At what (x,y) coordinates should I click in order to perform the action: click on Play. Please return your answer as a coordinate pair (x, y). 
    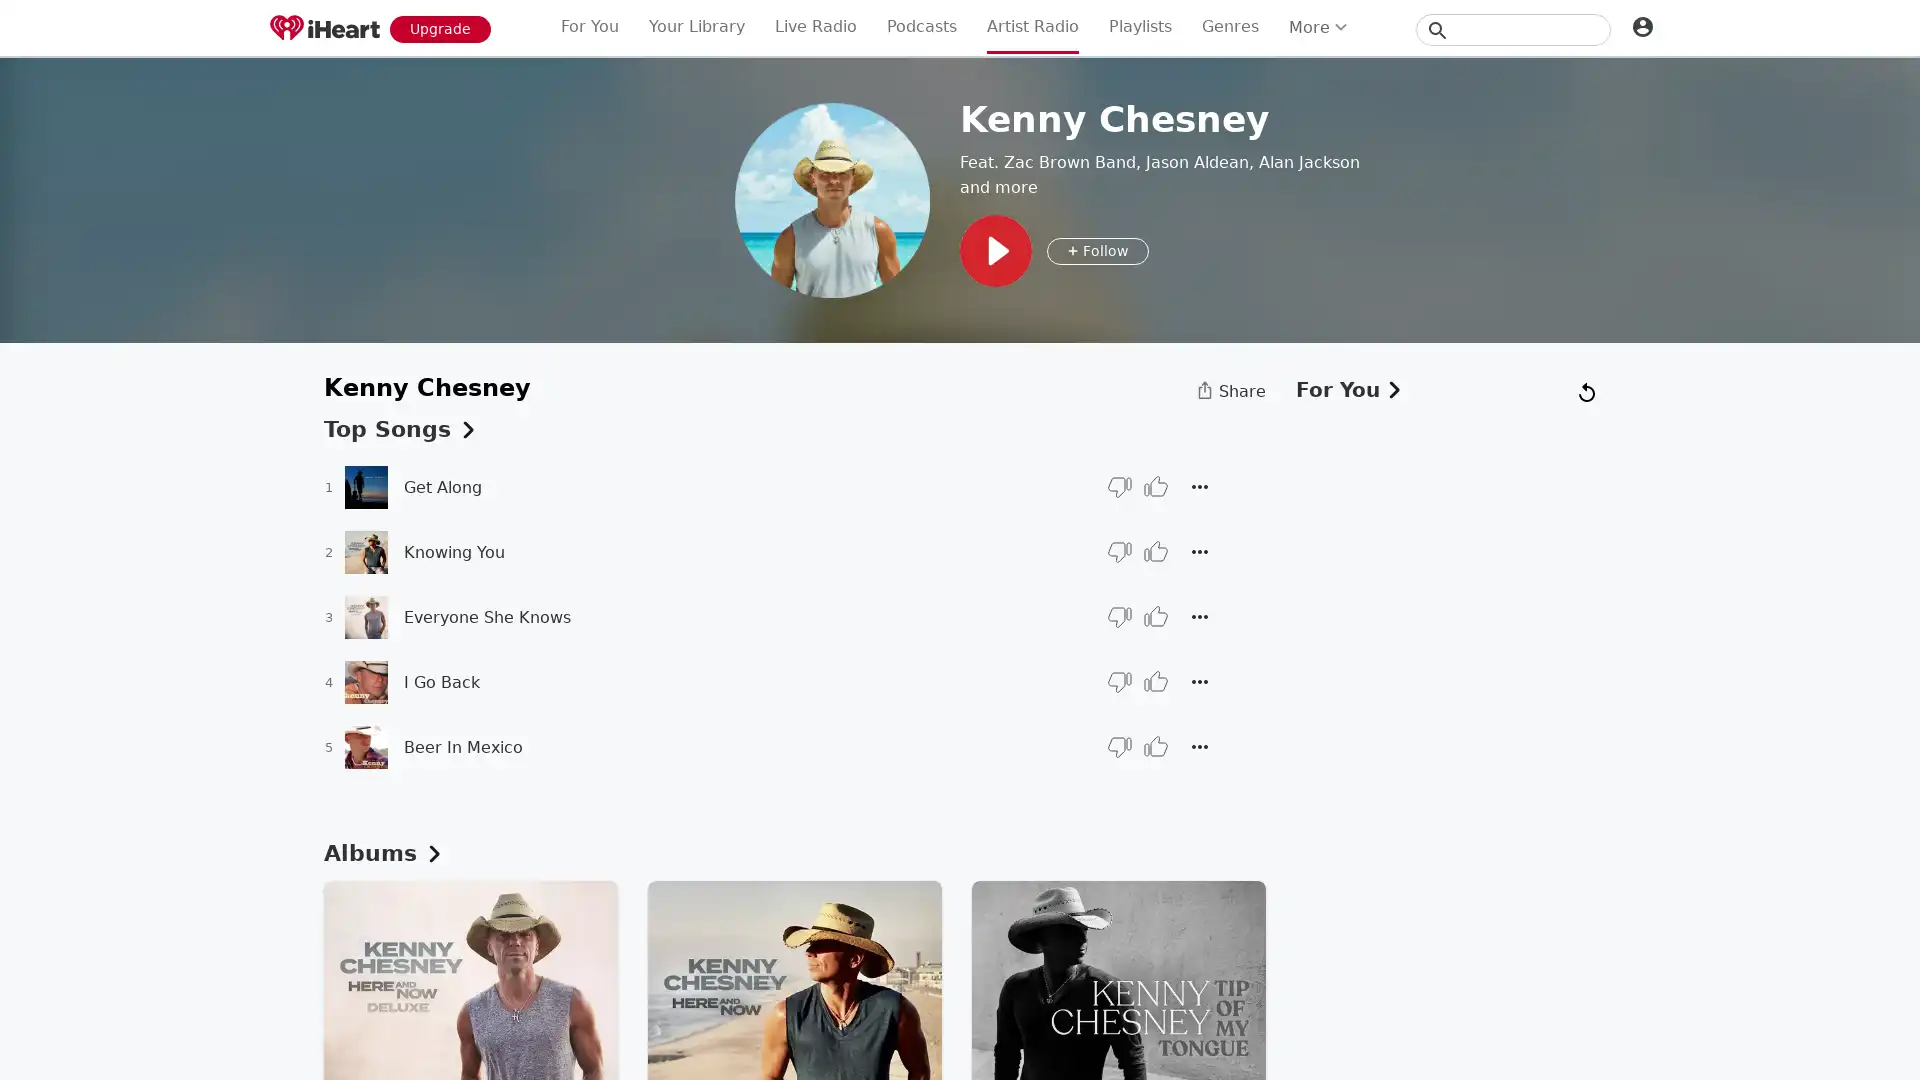
    Looking at the image, I should click on (365, 615).